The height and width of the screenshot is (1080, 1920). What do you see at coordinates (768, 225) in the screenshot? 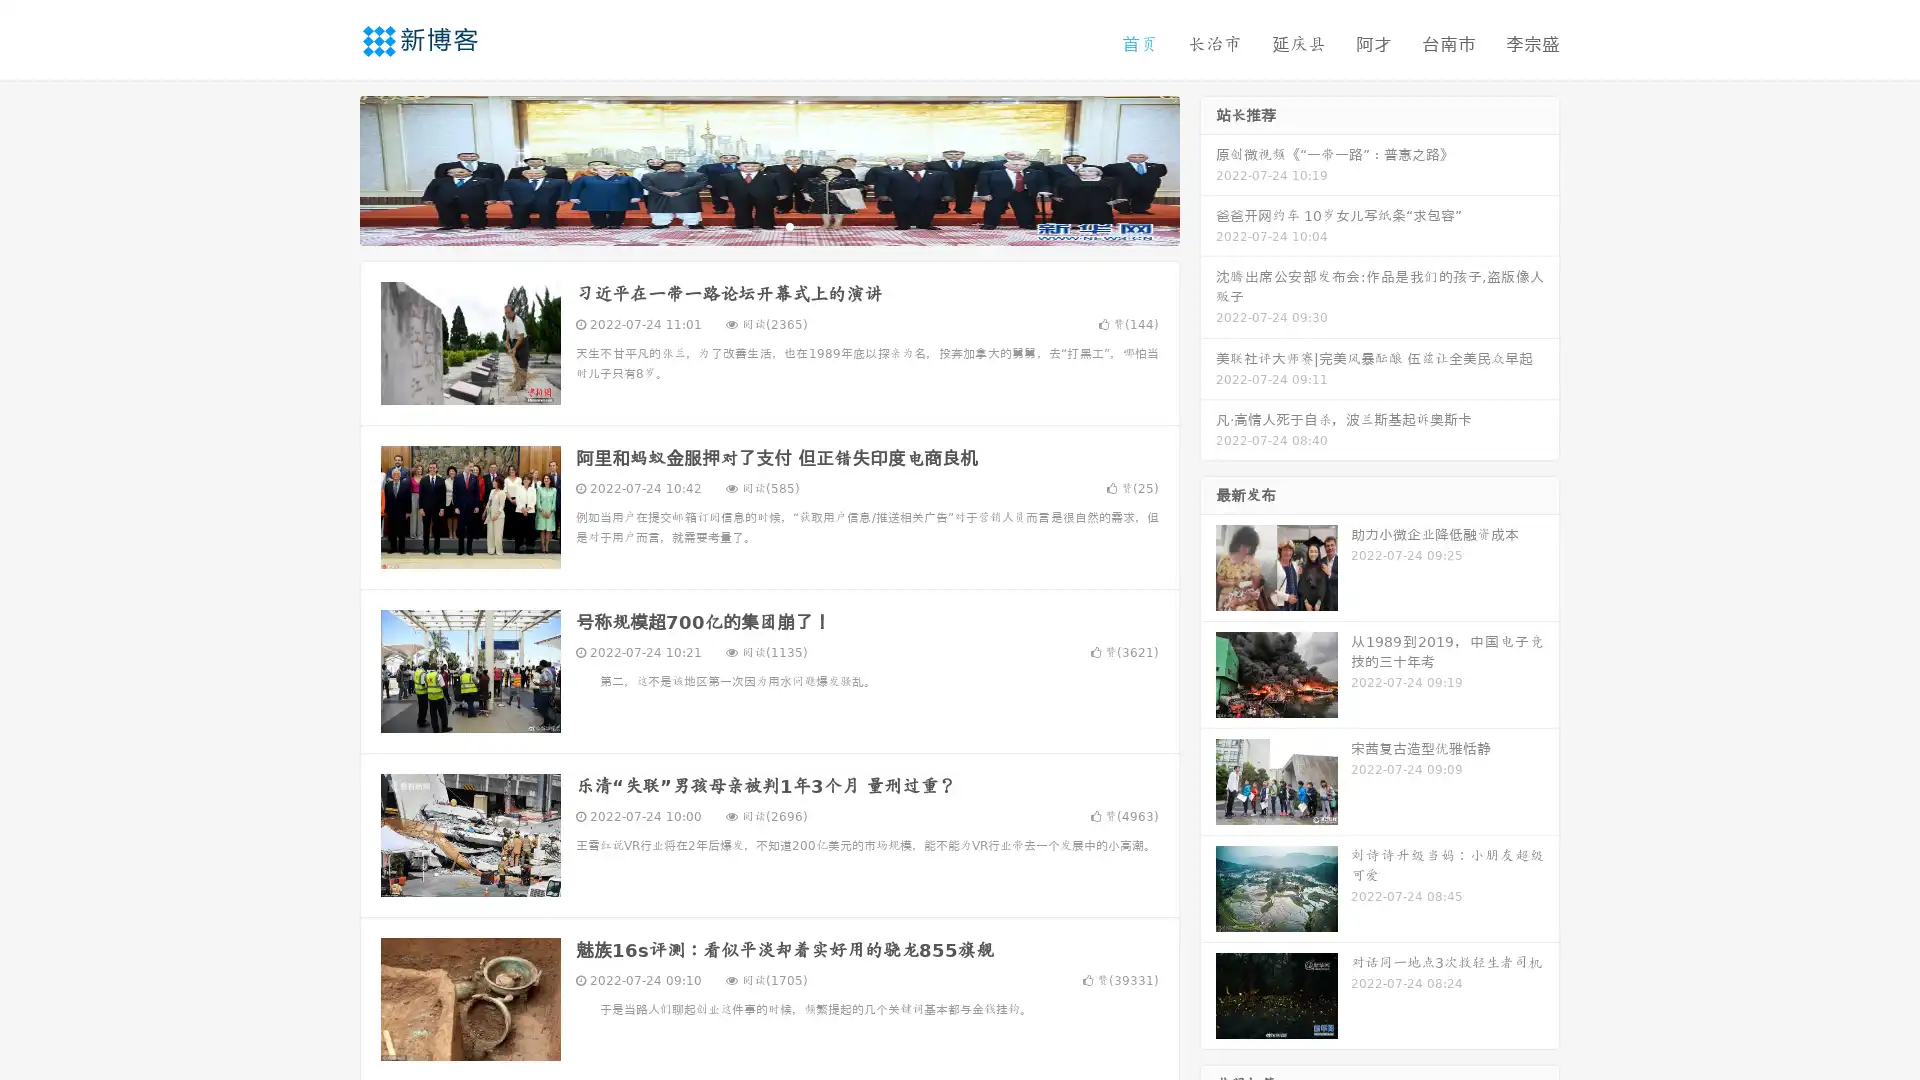
I see `Go to slide 2` at bounding box center [768, 225].